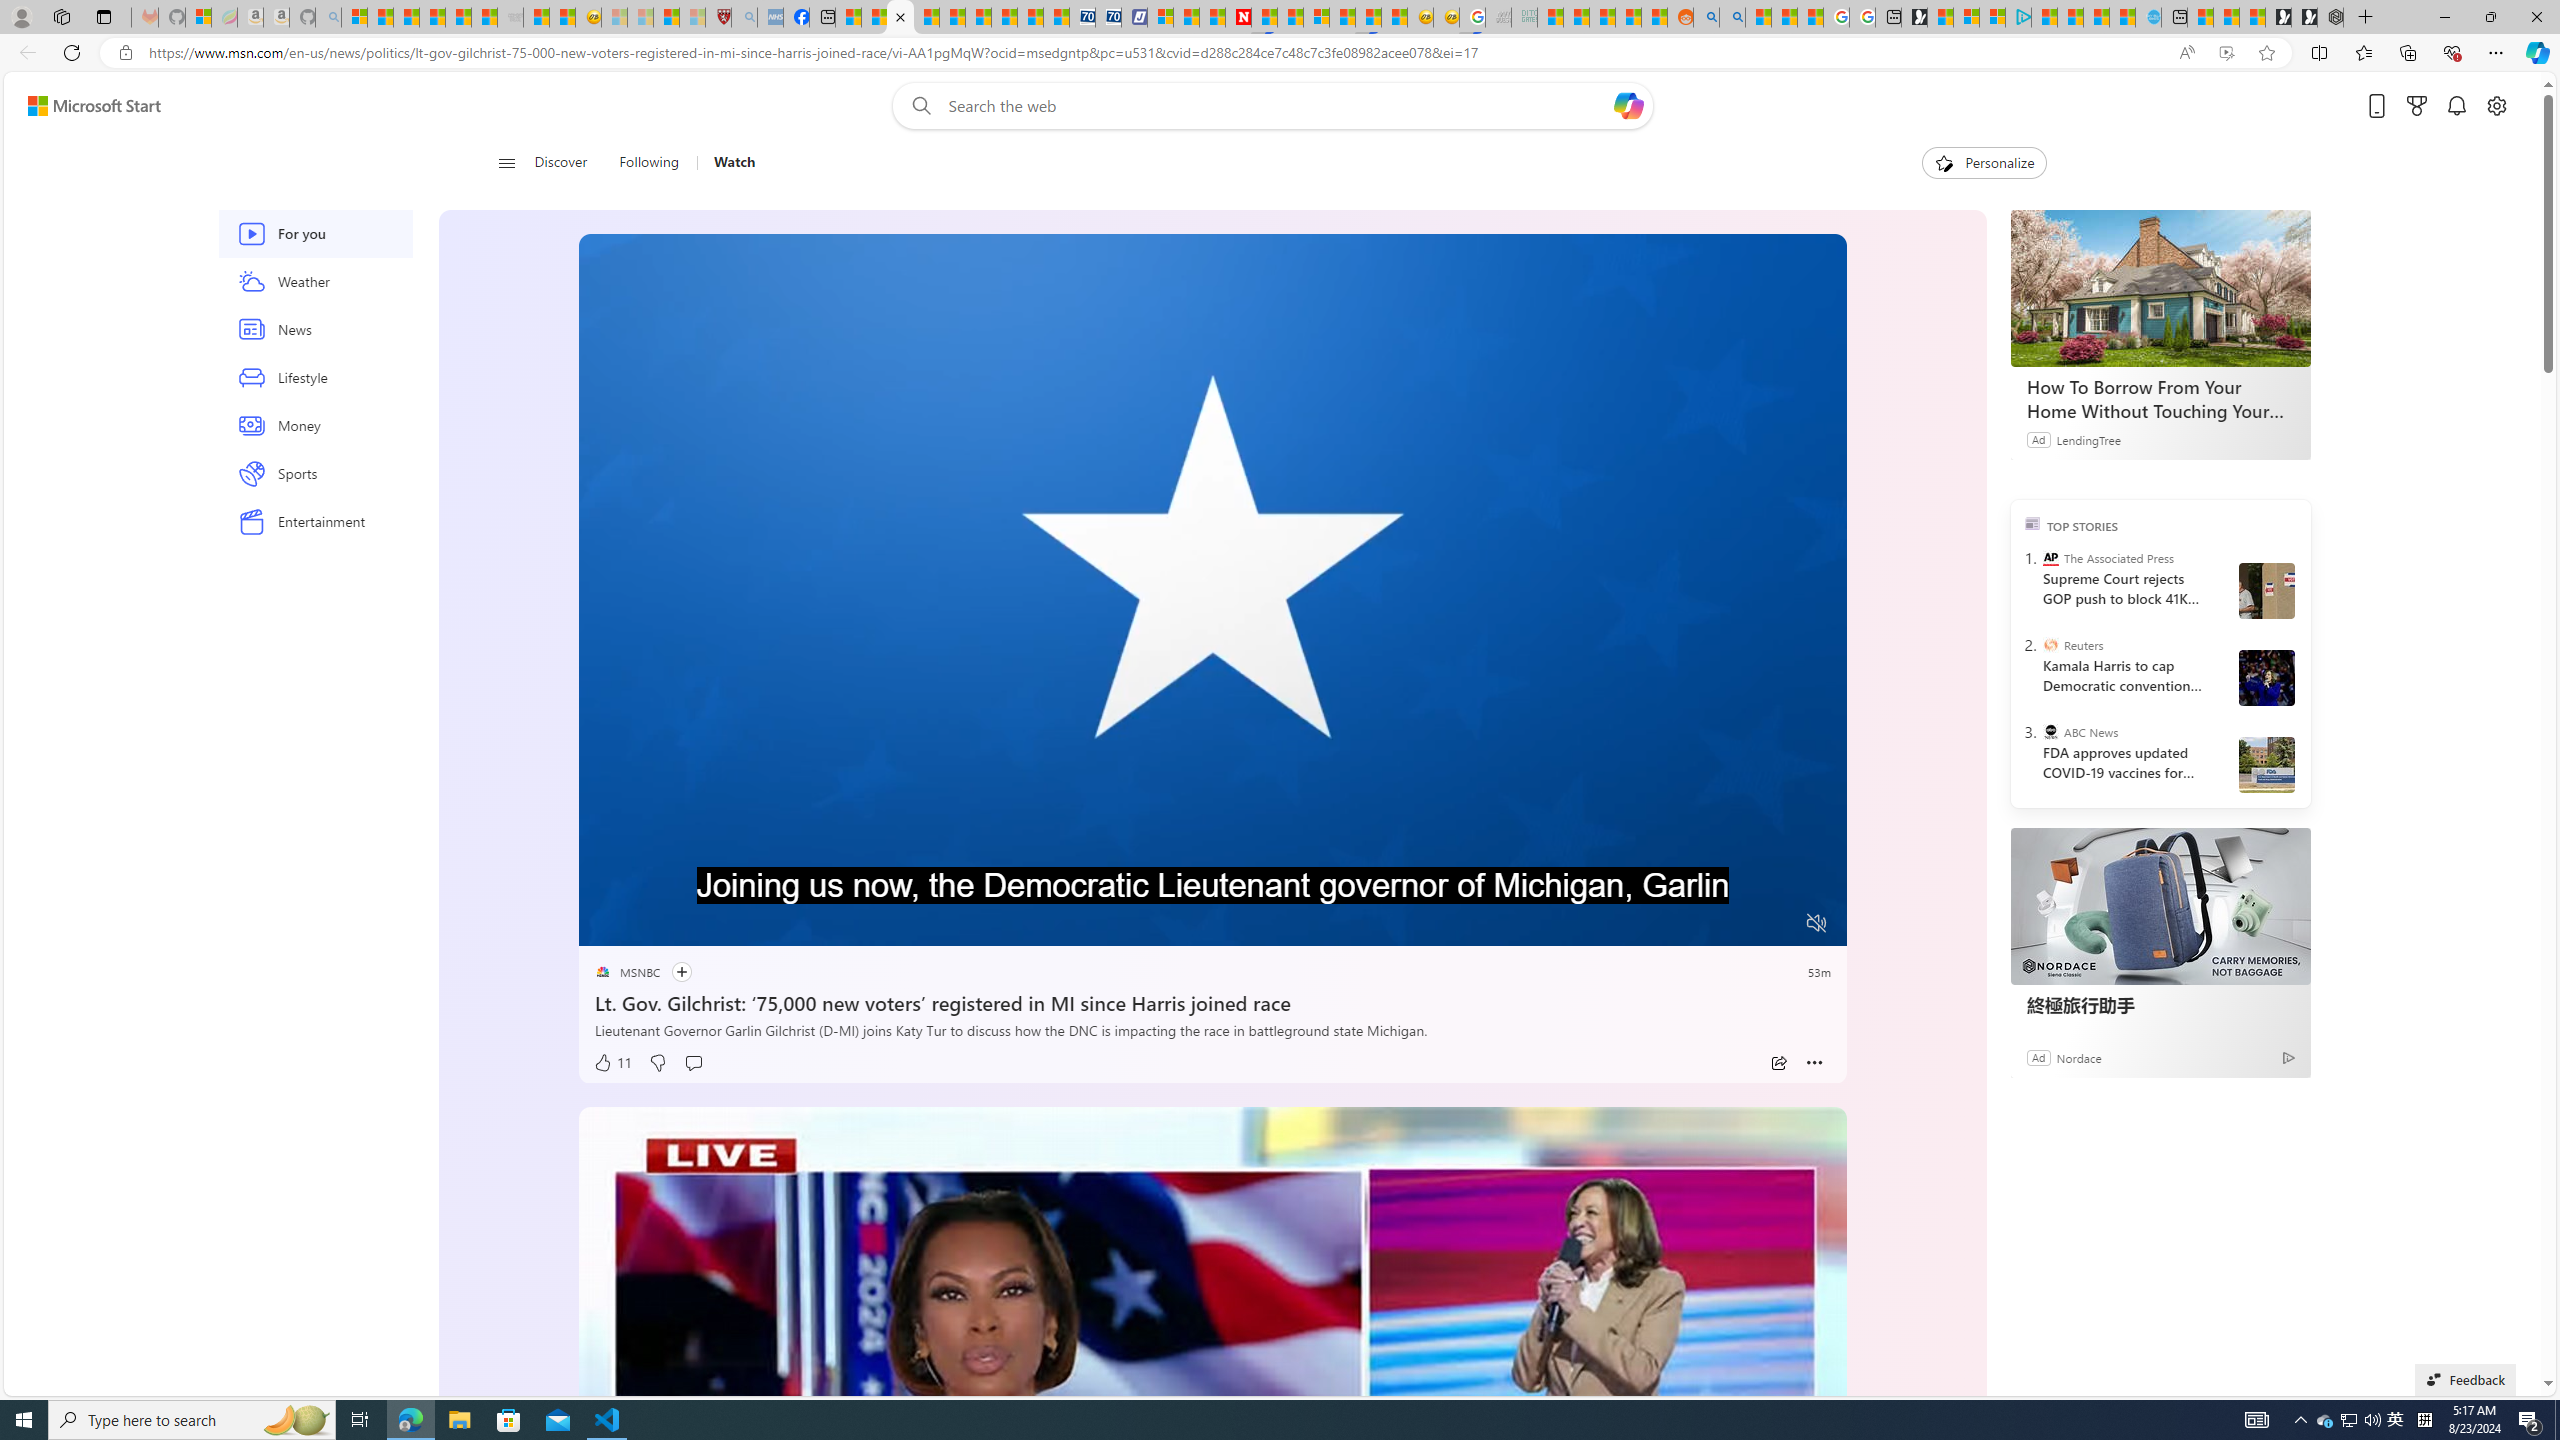 This screenshot has width=2560, height=1440. What do you see at coordinates (509, 16) in the screenshot?
I see `'Combat Siege - Sleeping'` at bounding box center [509, 16].